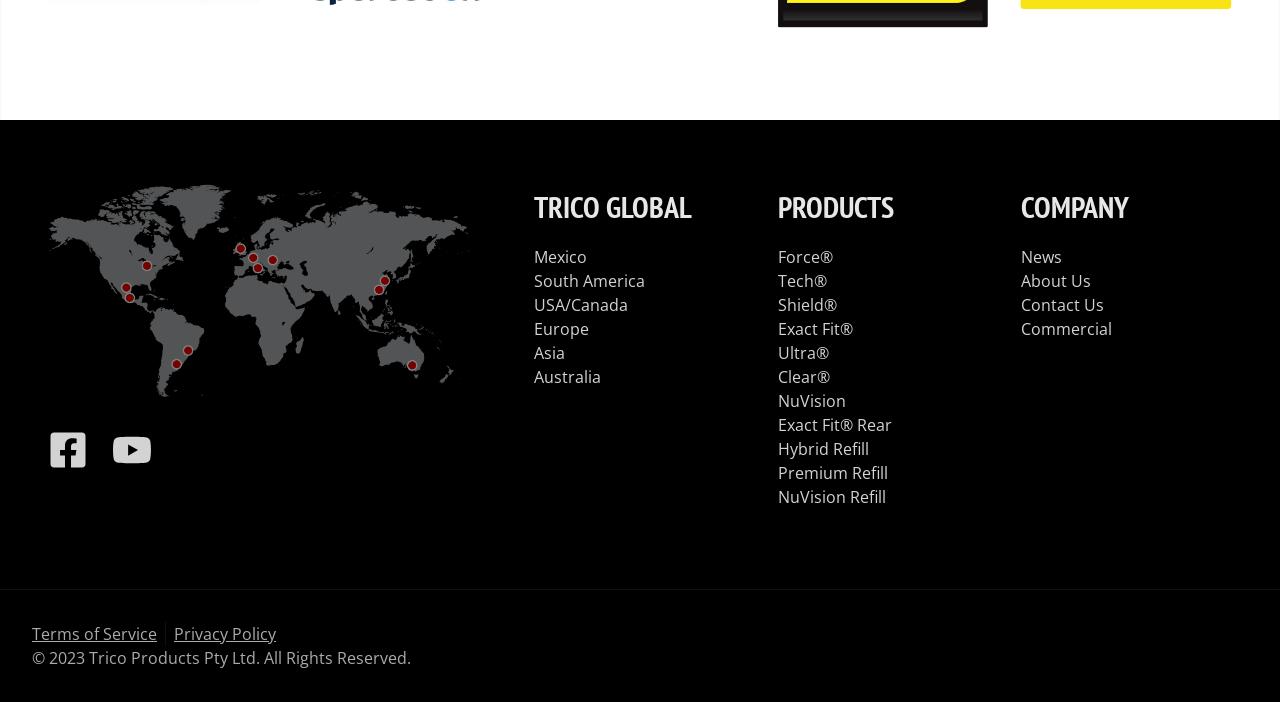 This screenshot has height=702, width=1280. What do you see at coordinates (811, 398) in the screenshot?
I see `'NuVision'` at bounding box center [811, 398].